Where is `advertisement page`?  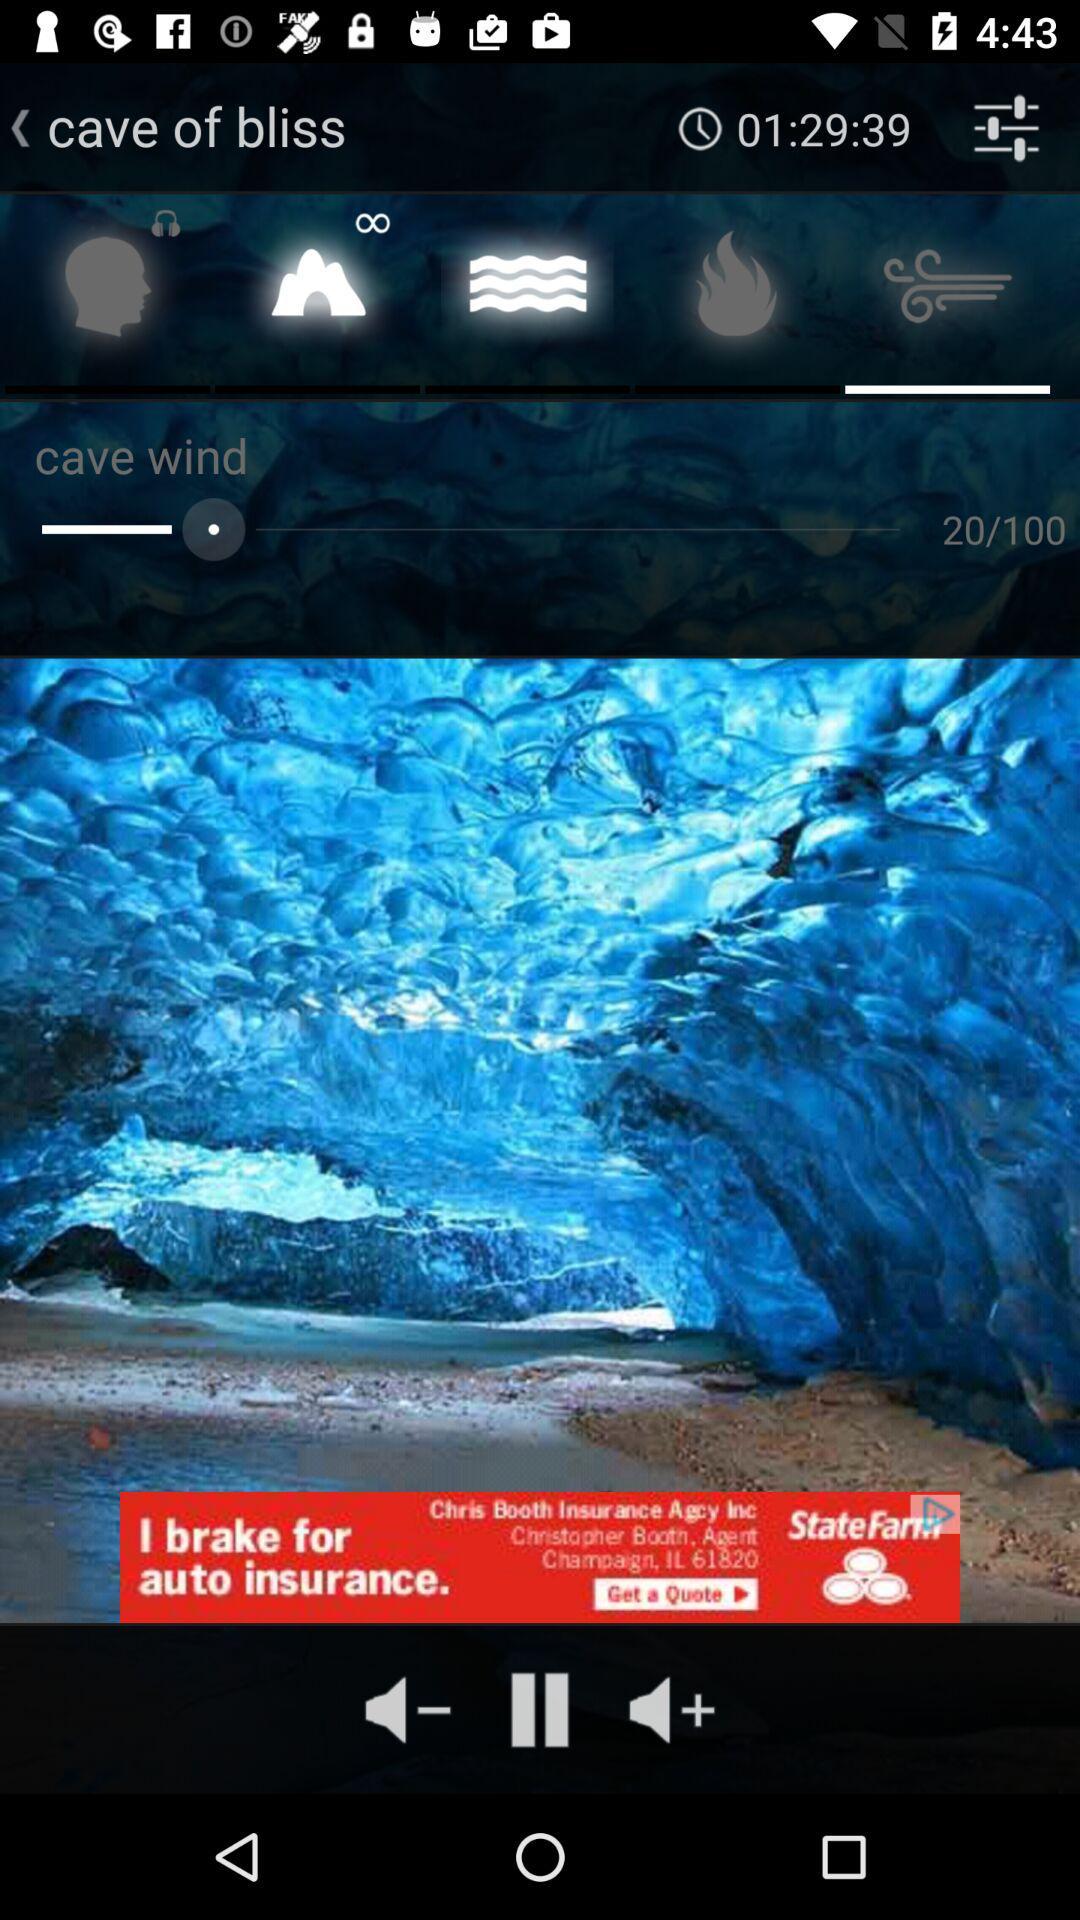 advertisement page is located at coordinates (540, 1556).